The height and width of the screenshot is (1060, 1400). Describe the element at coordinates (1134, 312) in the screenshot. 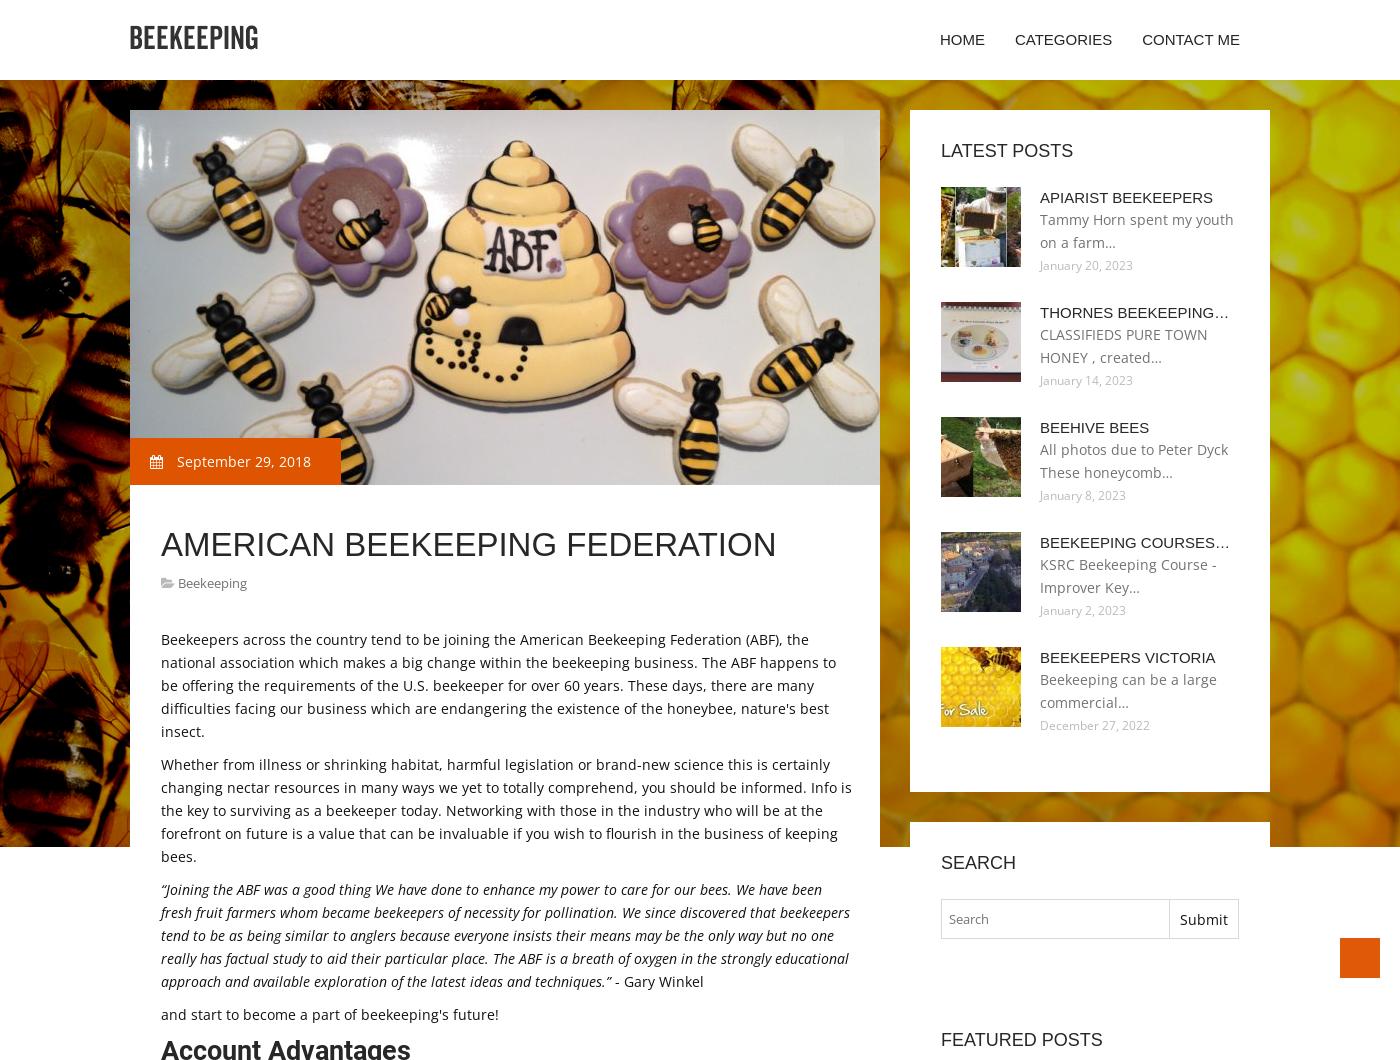

I see `'Thornes Beekeeping…'` at that location.